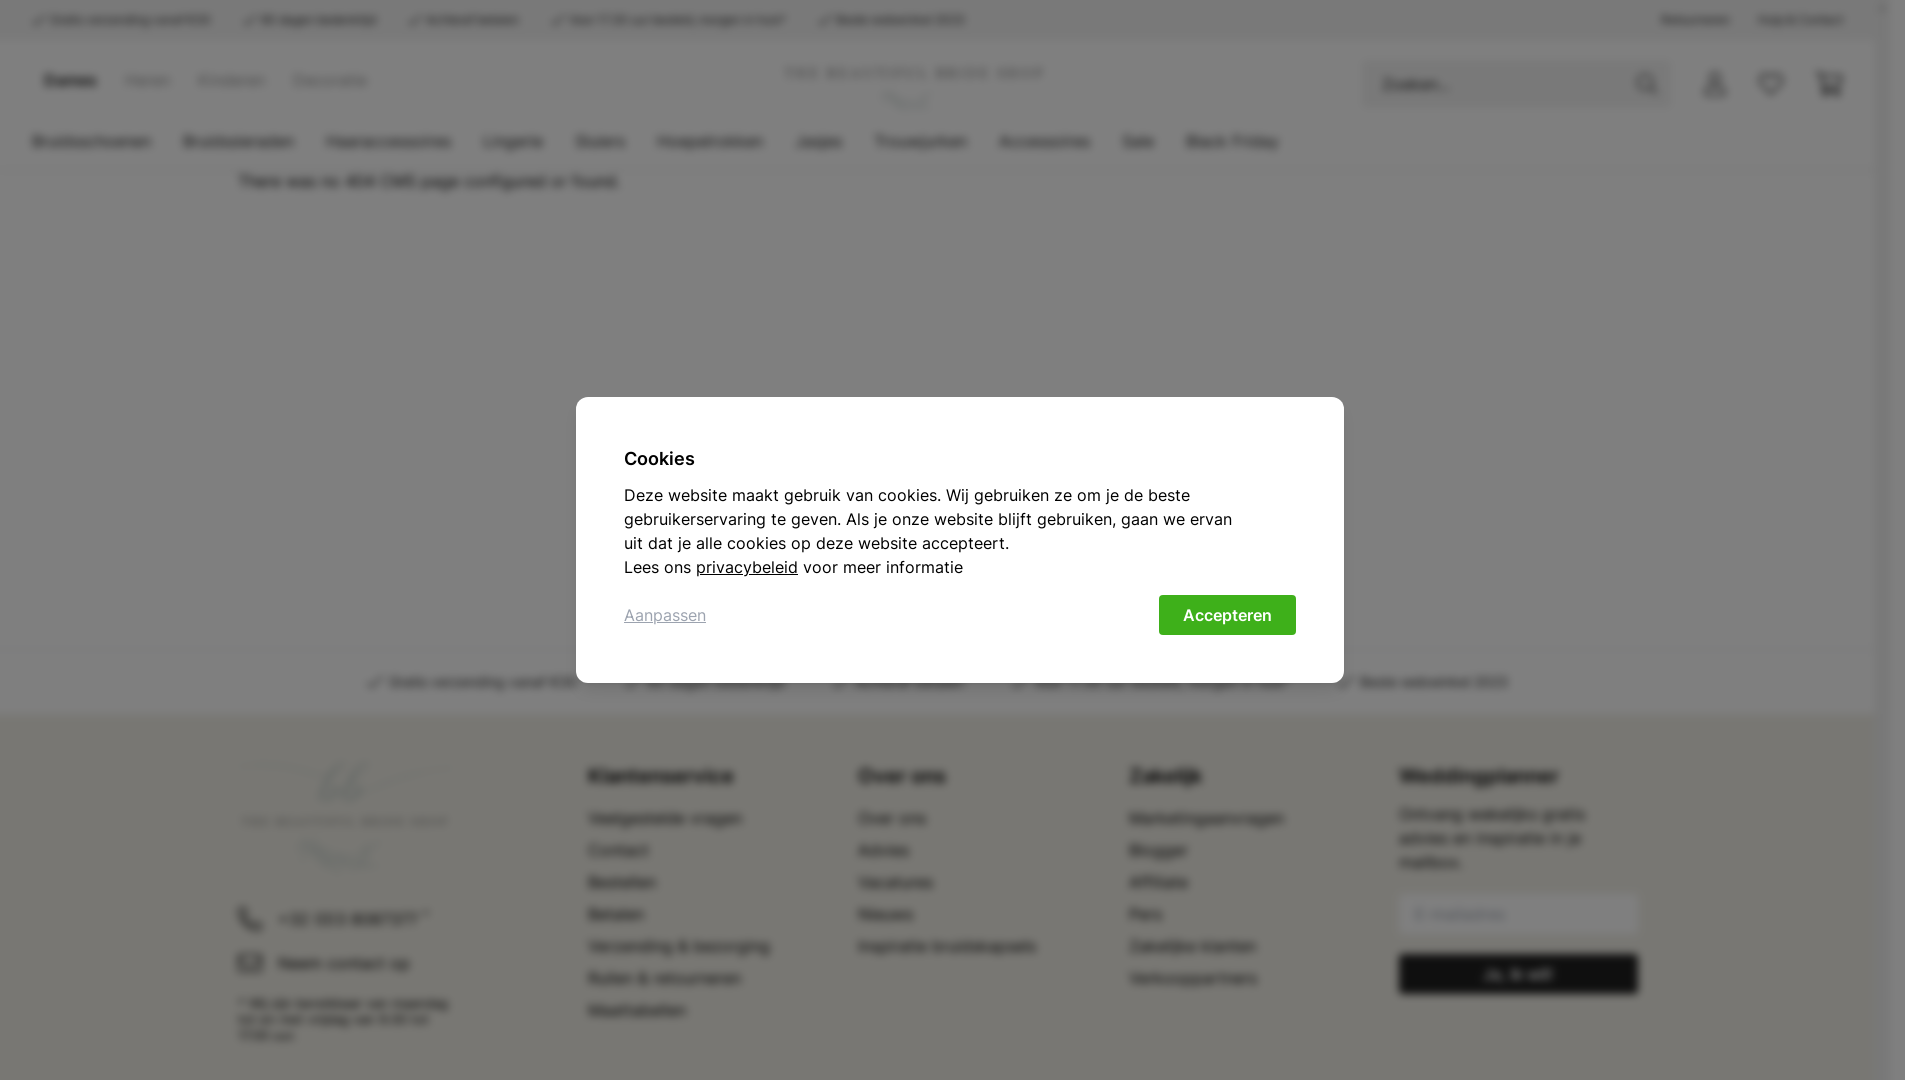 This screenshot has width=1920, height=1080. What do you see at coordinates (1421, 681) in the screenshot?
I see `'Beste webwinkel 2023'` at bounding box center [1421, 681].